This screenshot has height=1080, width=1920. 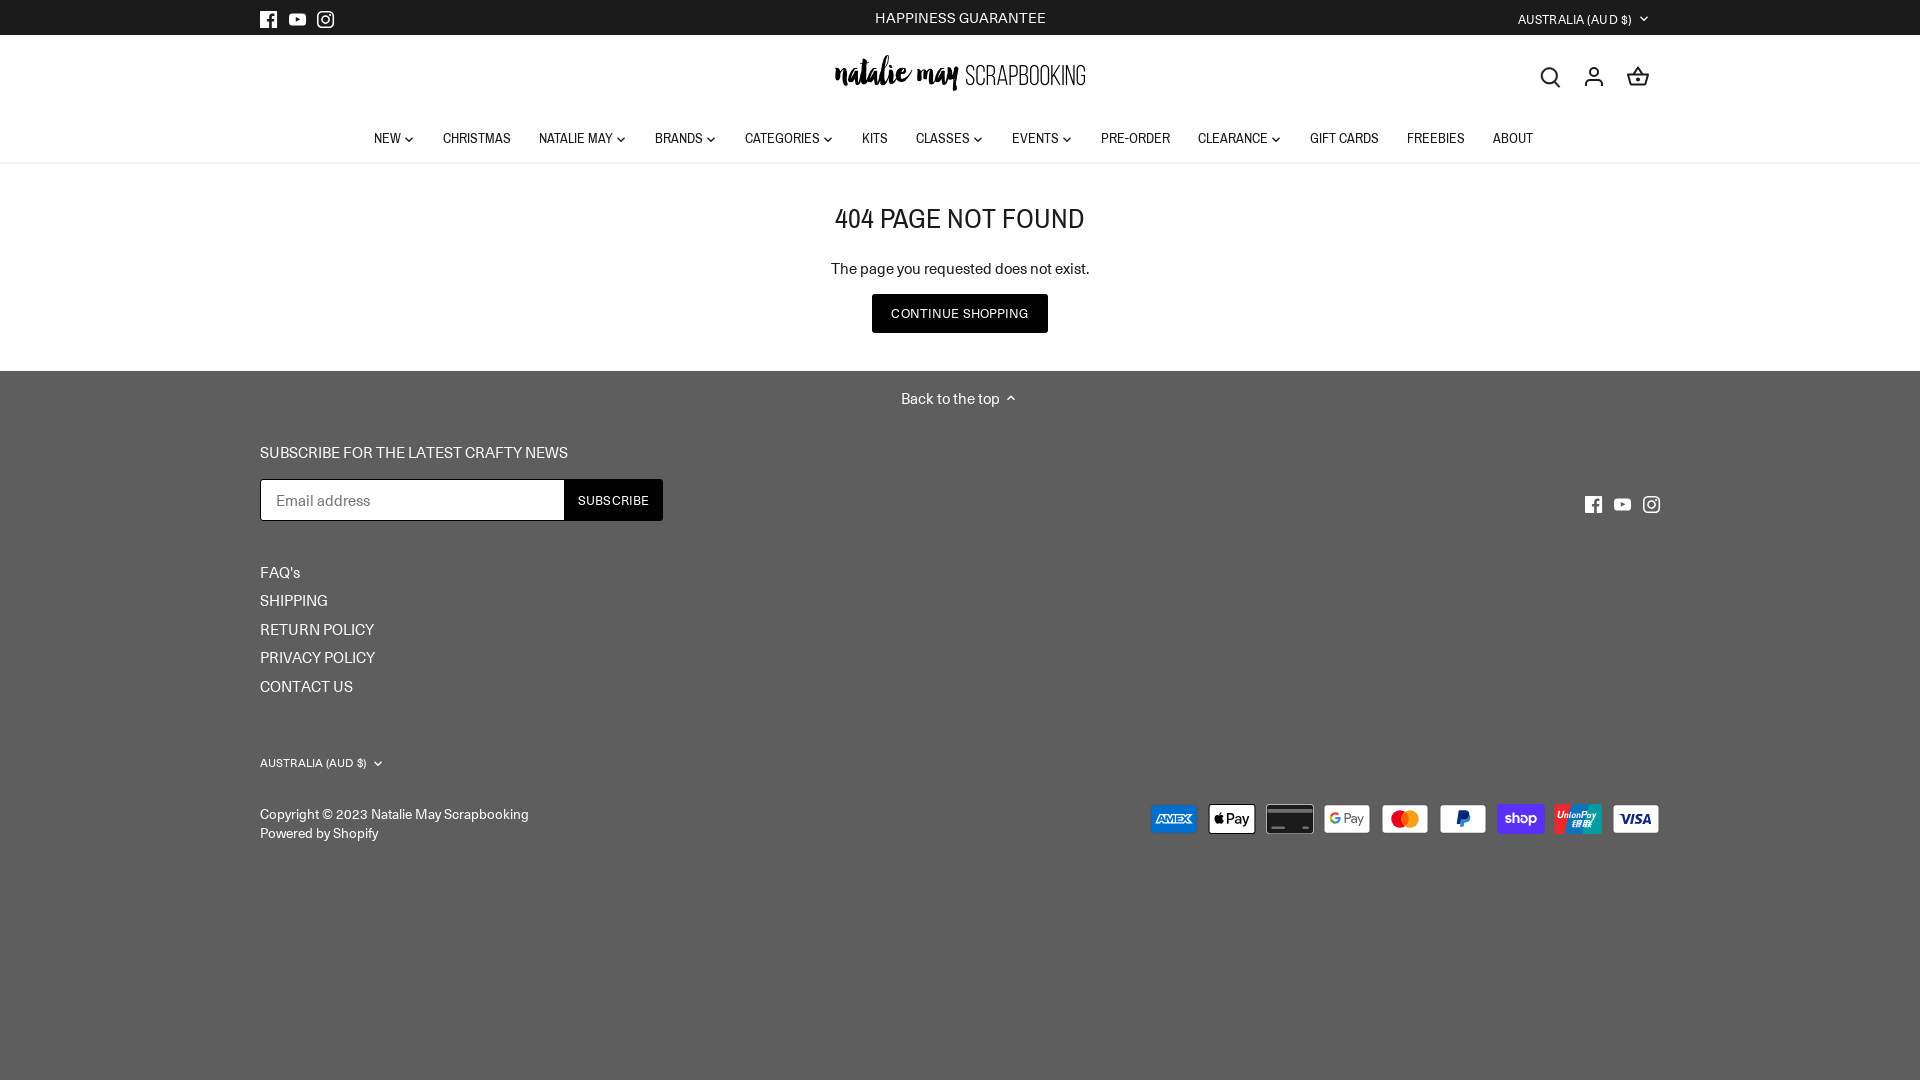 I want to click on 'Natalie May Scrapbooking', so click(x=449, y=813).